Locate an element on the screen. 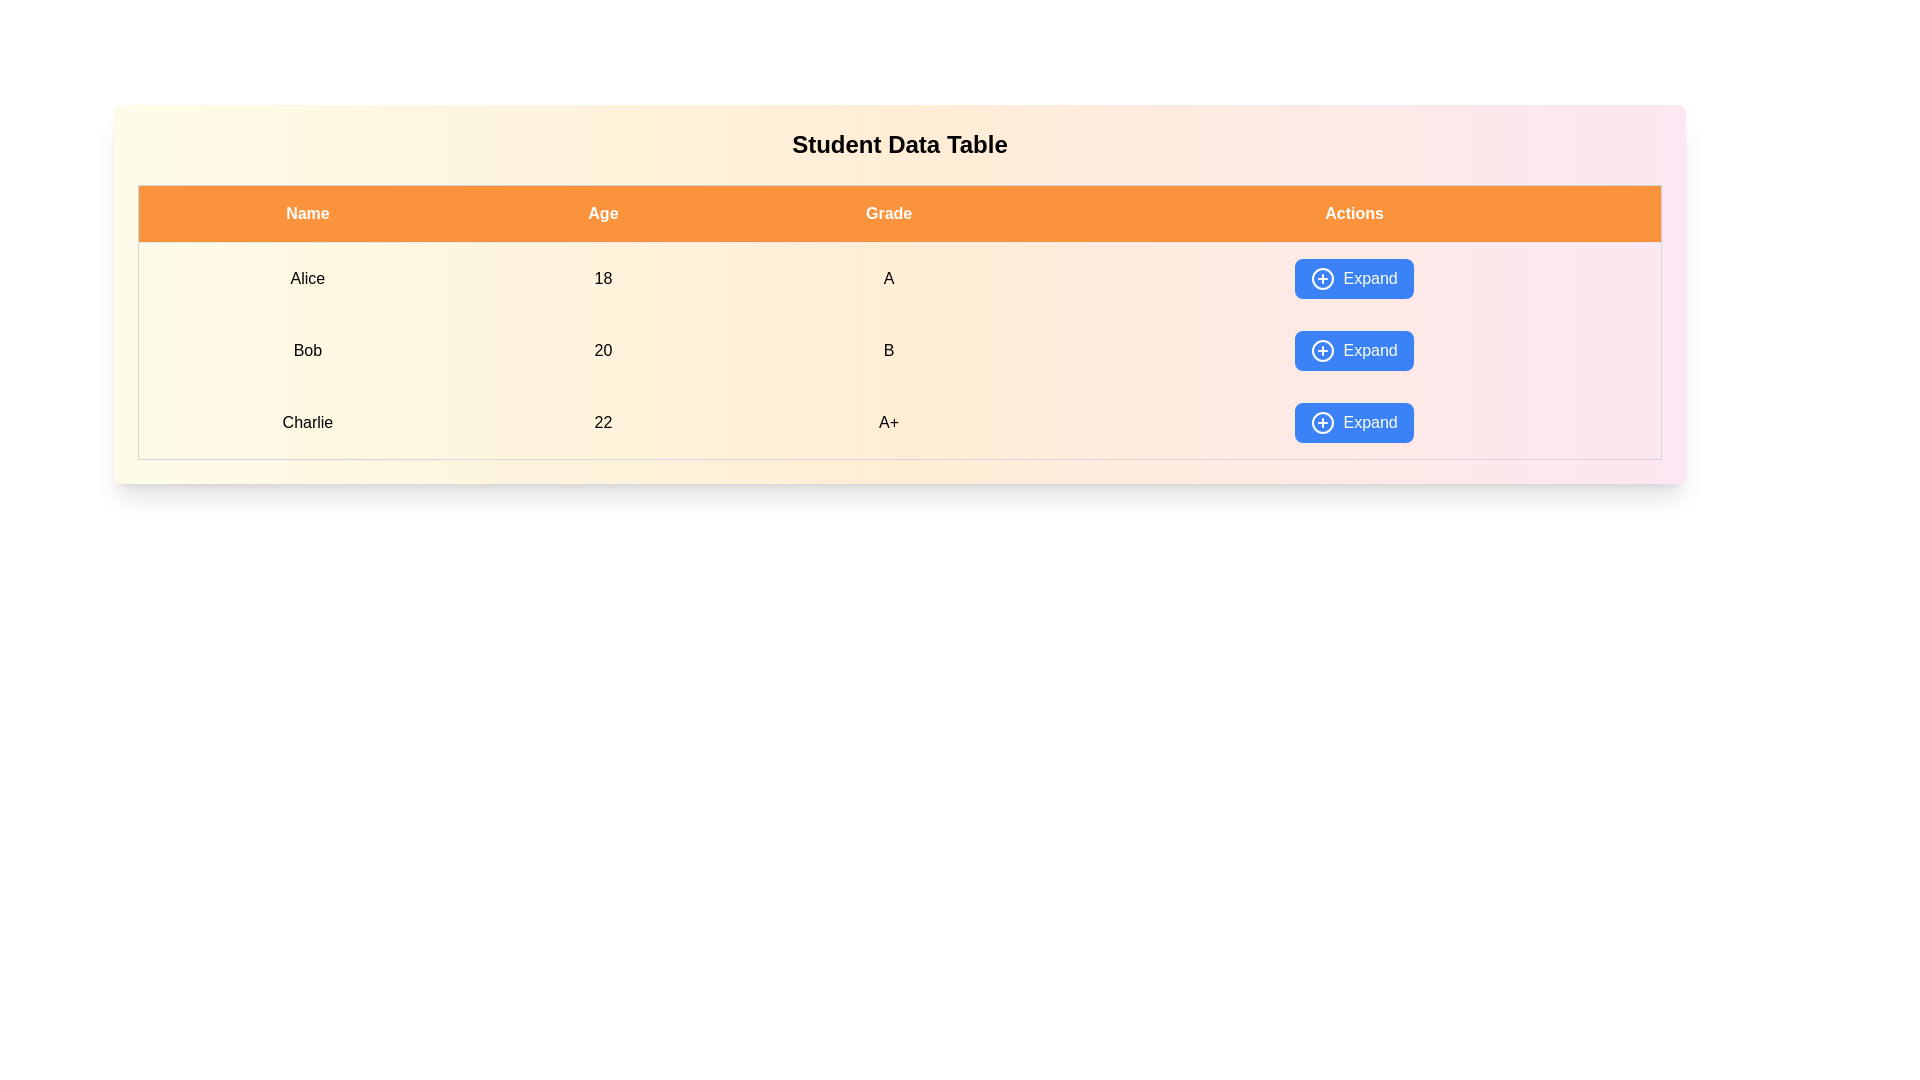 This screenshot has height=1080, width=1920. the icon within the first 'Expand' button in the 'Actions' column of the data table, which corresponds to the first row associated with 'Alice' is located at coordinates (1323, 278).